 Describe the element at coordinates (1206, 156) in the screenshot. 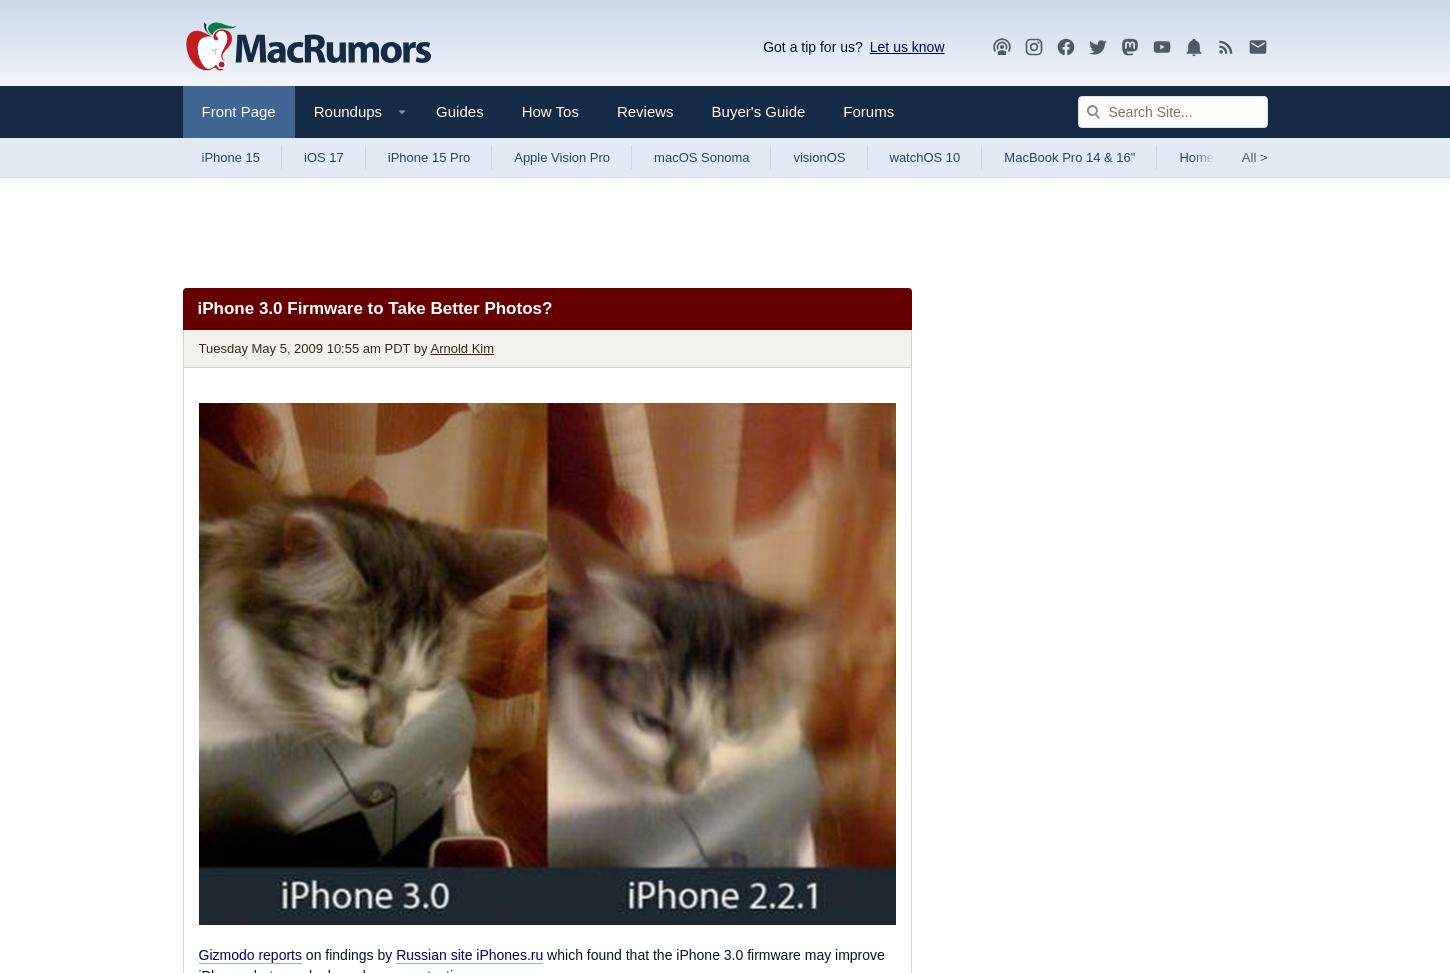

I see `'HomePod'` at that location.